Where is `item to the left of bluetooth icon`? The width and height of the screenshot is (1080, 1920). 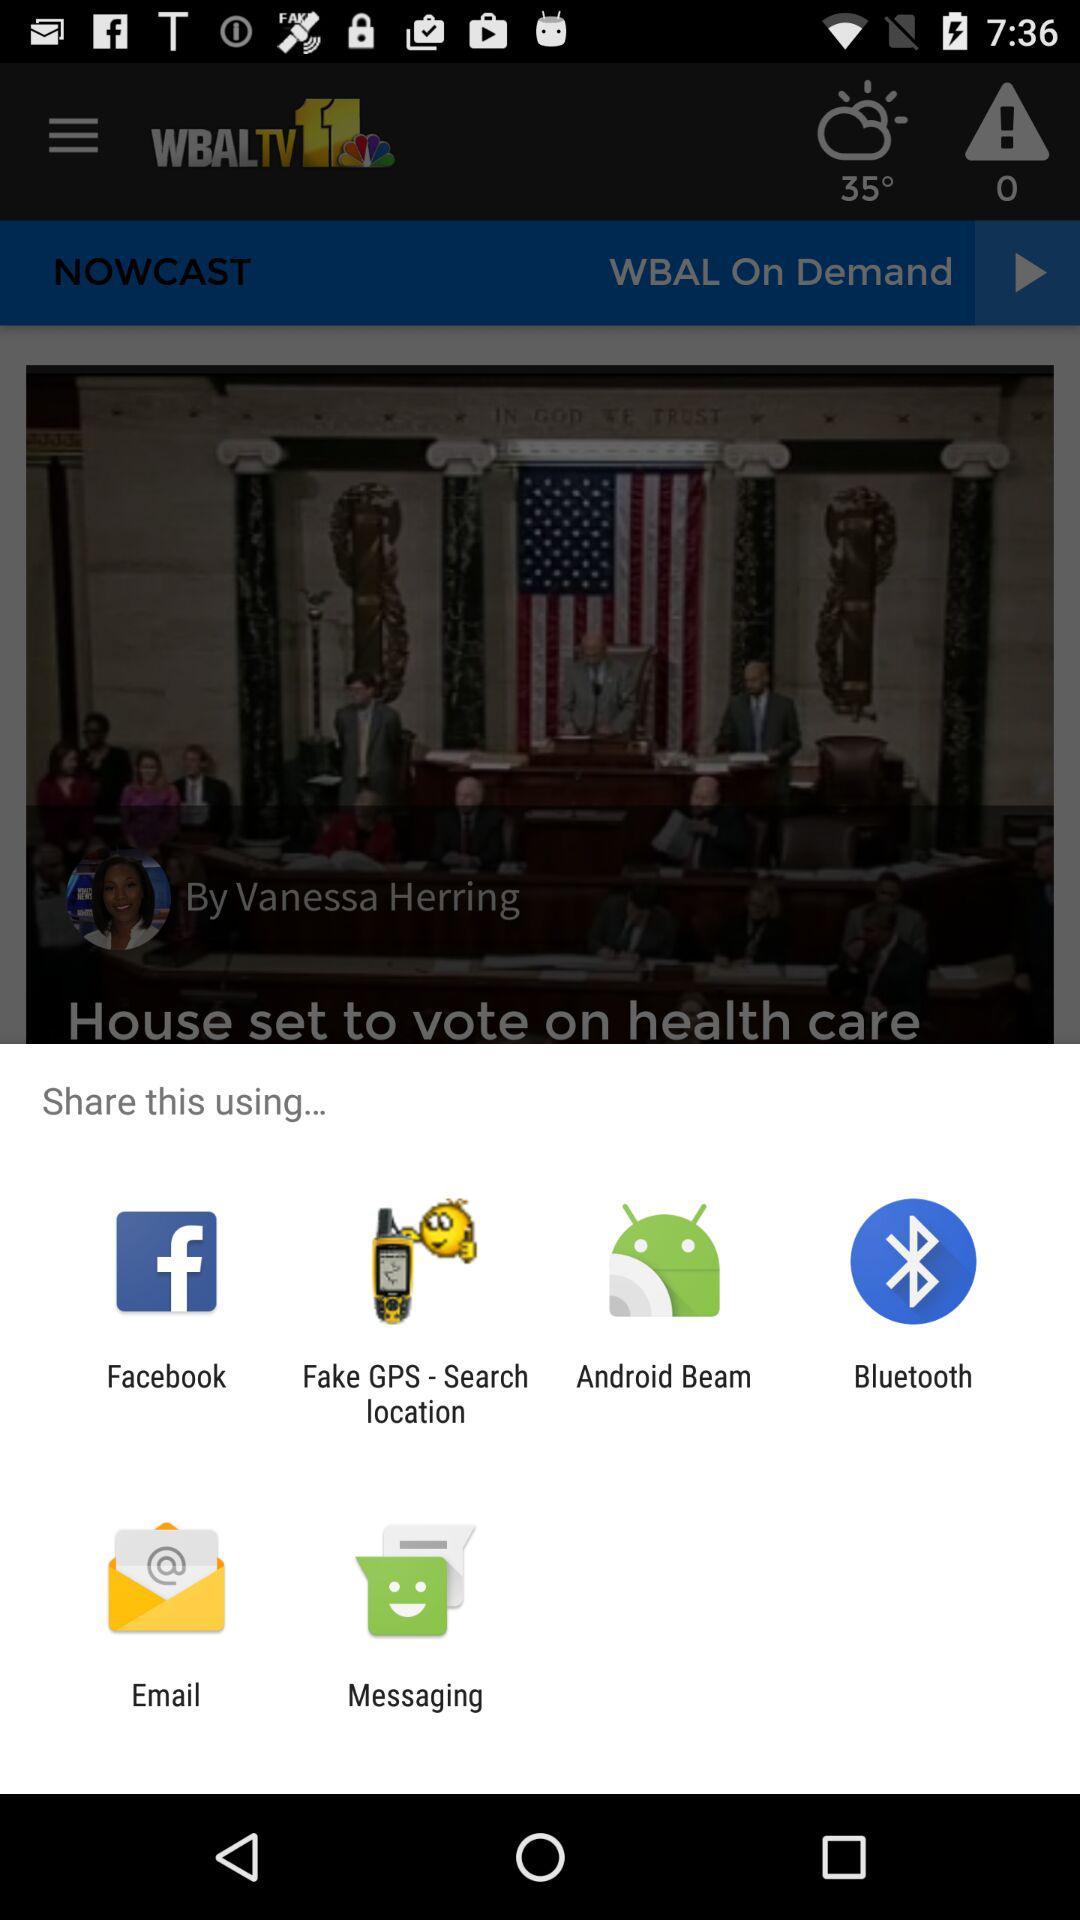
item to the left of bluetooth icon is located at coordinates (664, 1392).